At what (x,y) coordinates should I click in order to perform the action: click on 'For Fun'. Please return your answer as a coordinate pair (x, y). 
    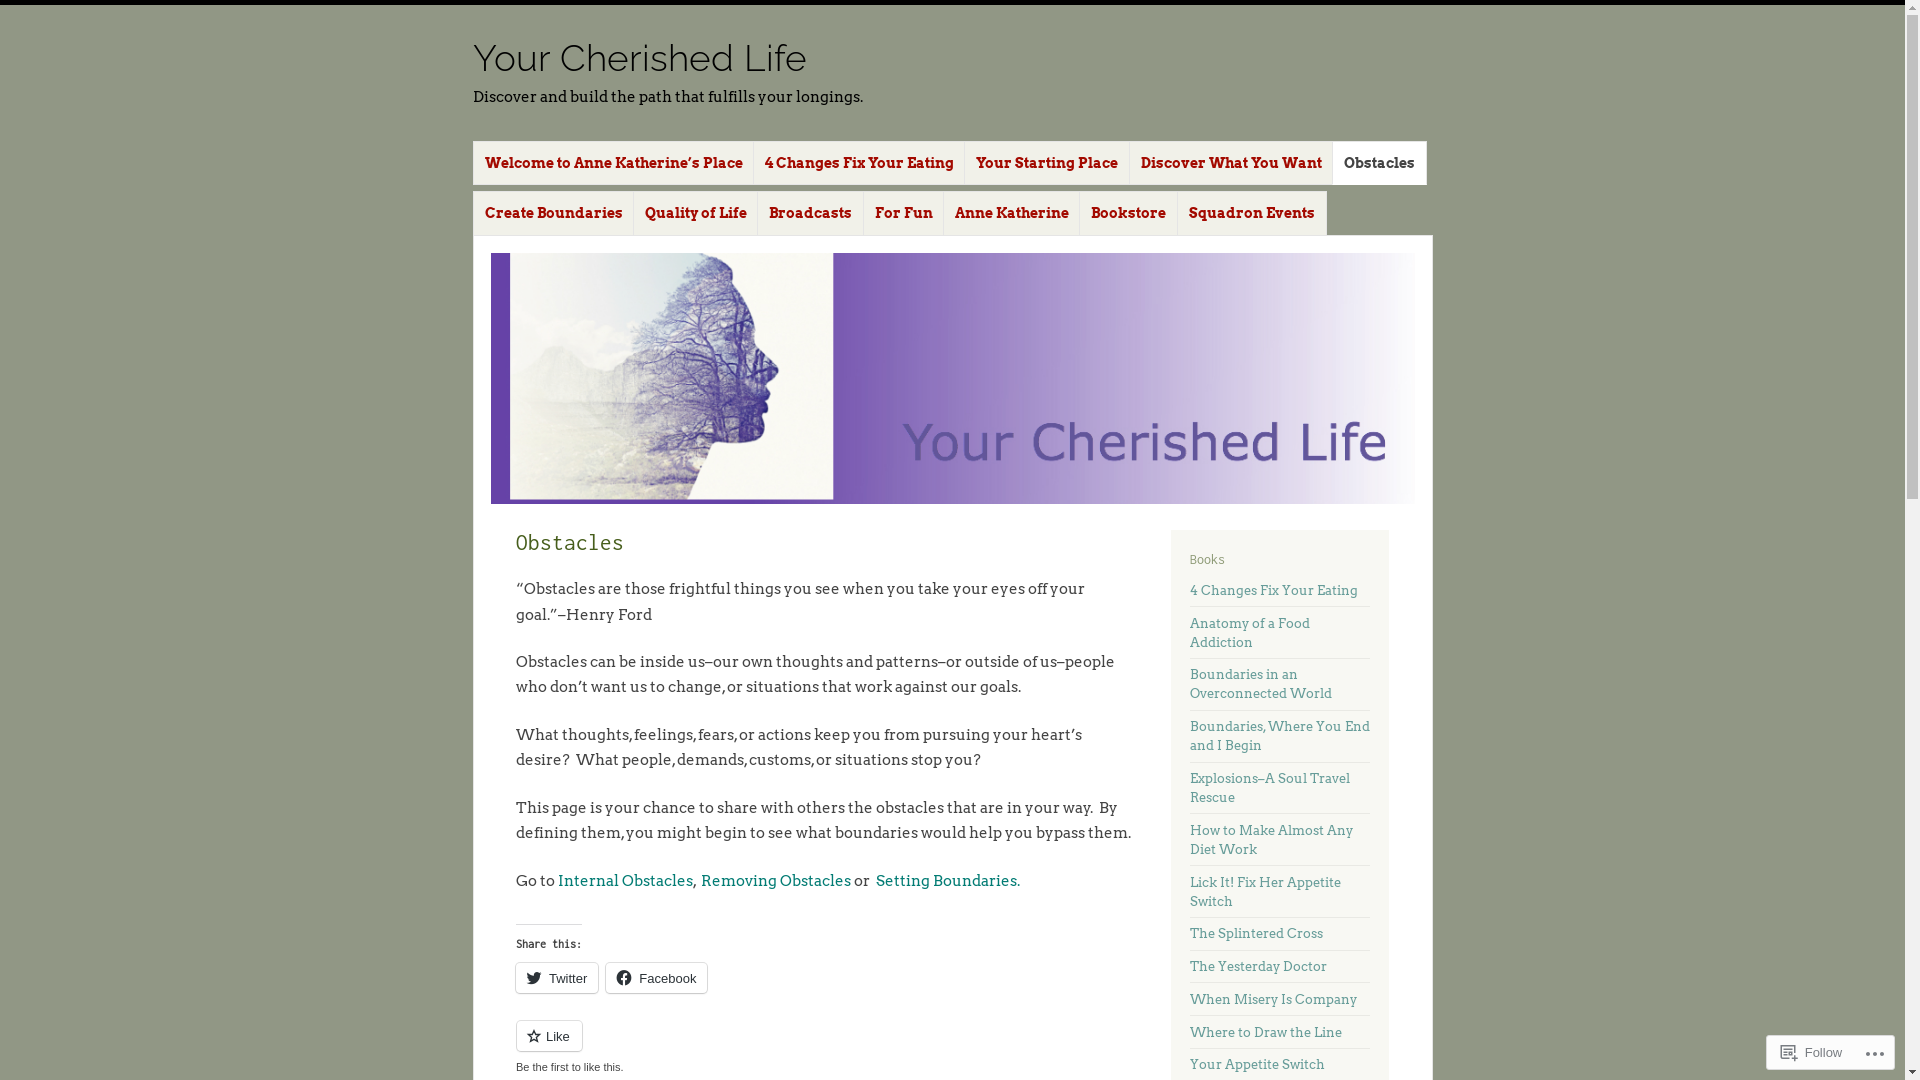
    Looking at the image, I should click on (863, 213).